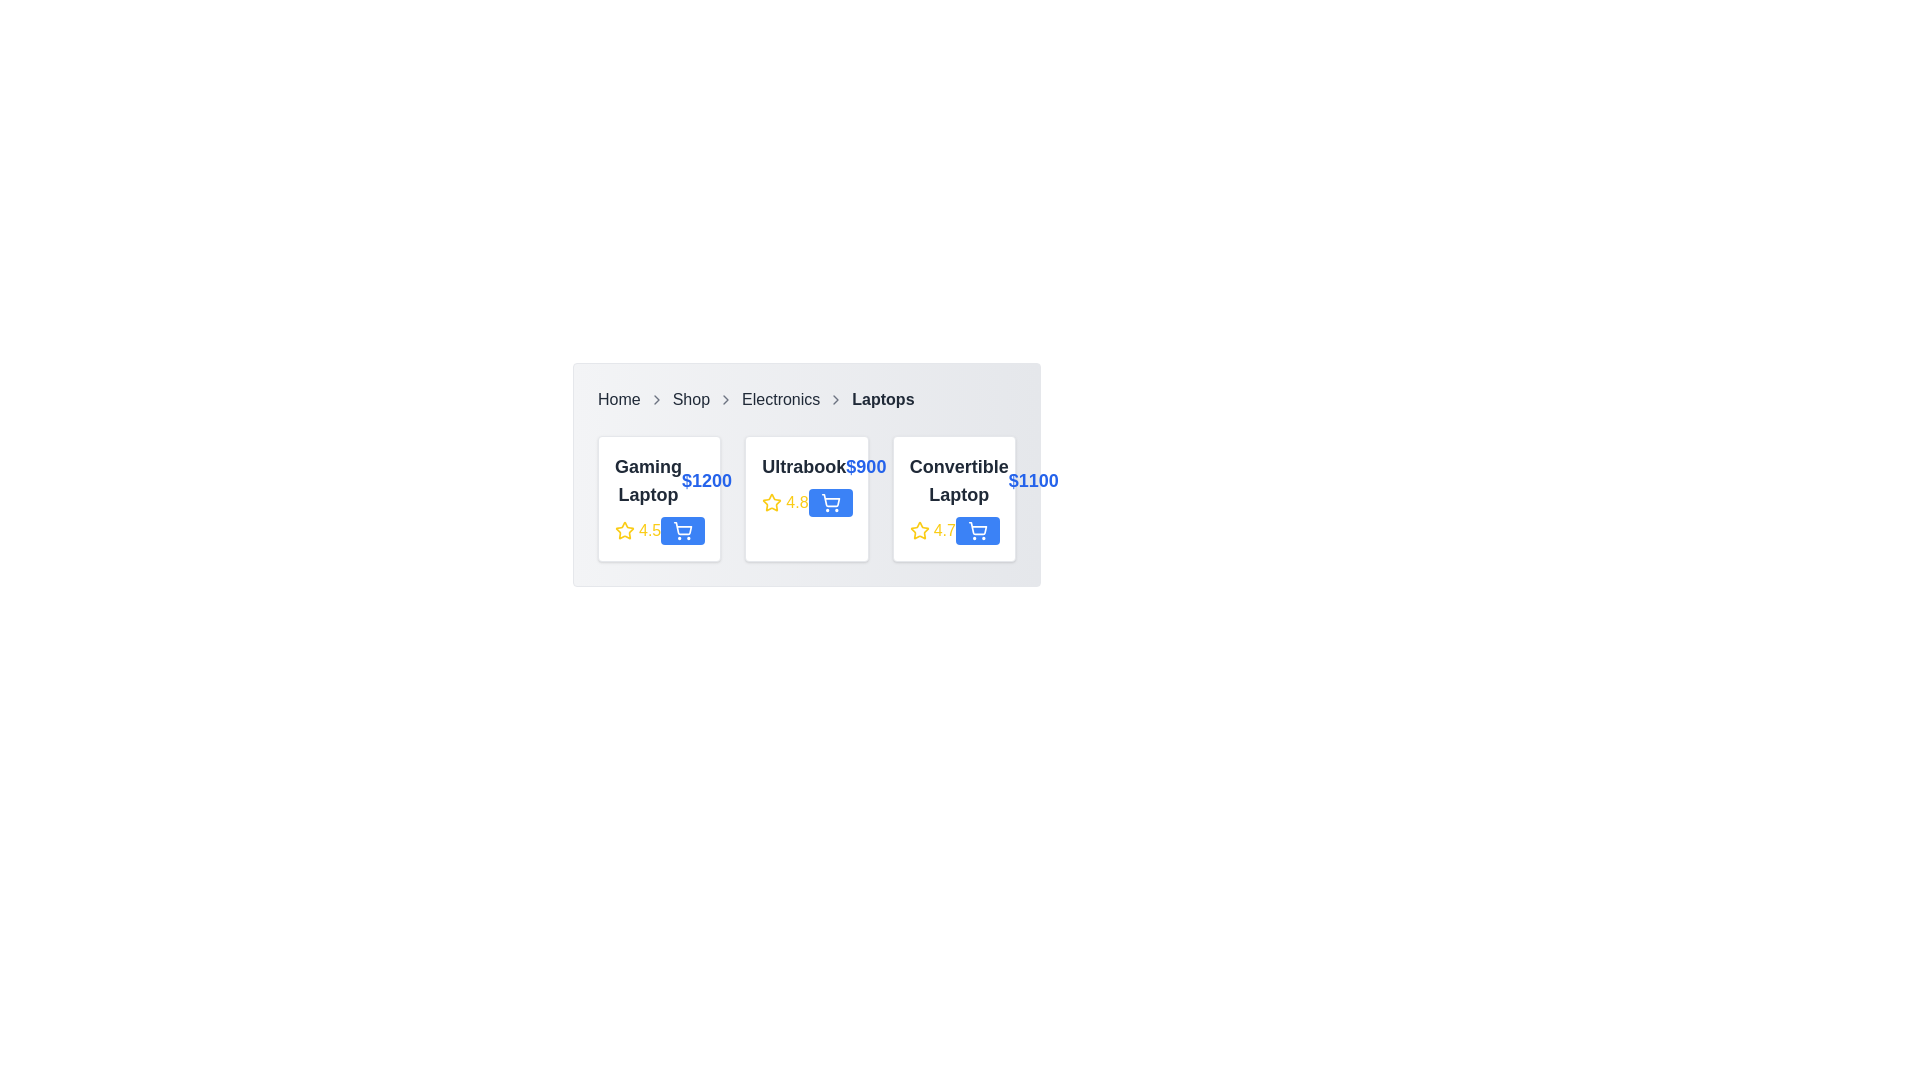 This screenshot has height=1080, width=1920. Describe the element at coordinates (659, 530) in the screenshot. I see `the rating value displayed on the Rating display panel located in the bottom section of the first product card for 'Gaming Laptop'` at that location.